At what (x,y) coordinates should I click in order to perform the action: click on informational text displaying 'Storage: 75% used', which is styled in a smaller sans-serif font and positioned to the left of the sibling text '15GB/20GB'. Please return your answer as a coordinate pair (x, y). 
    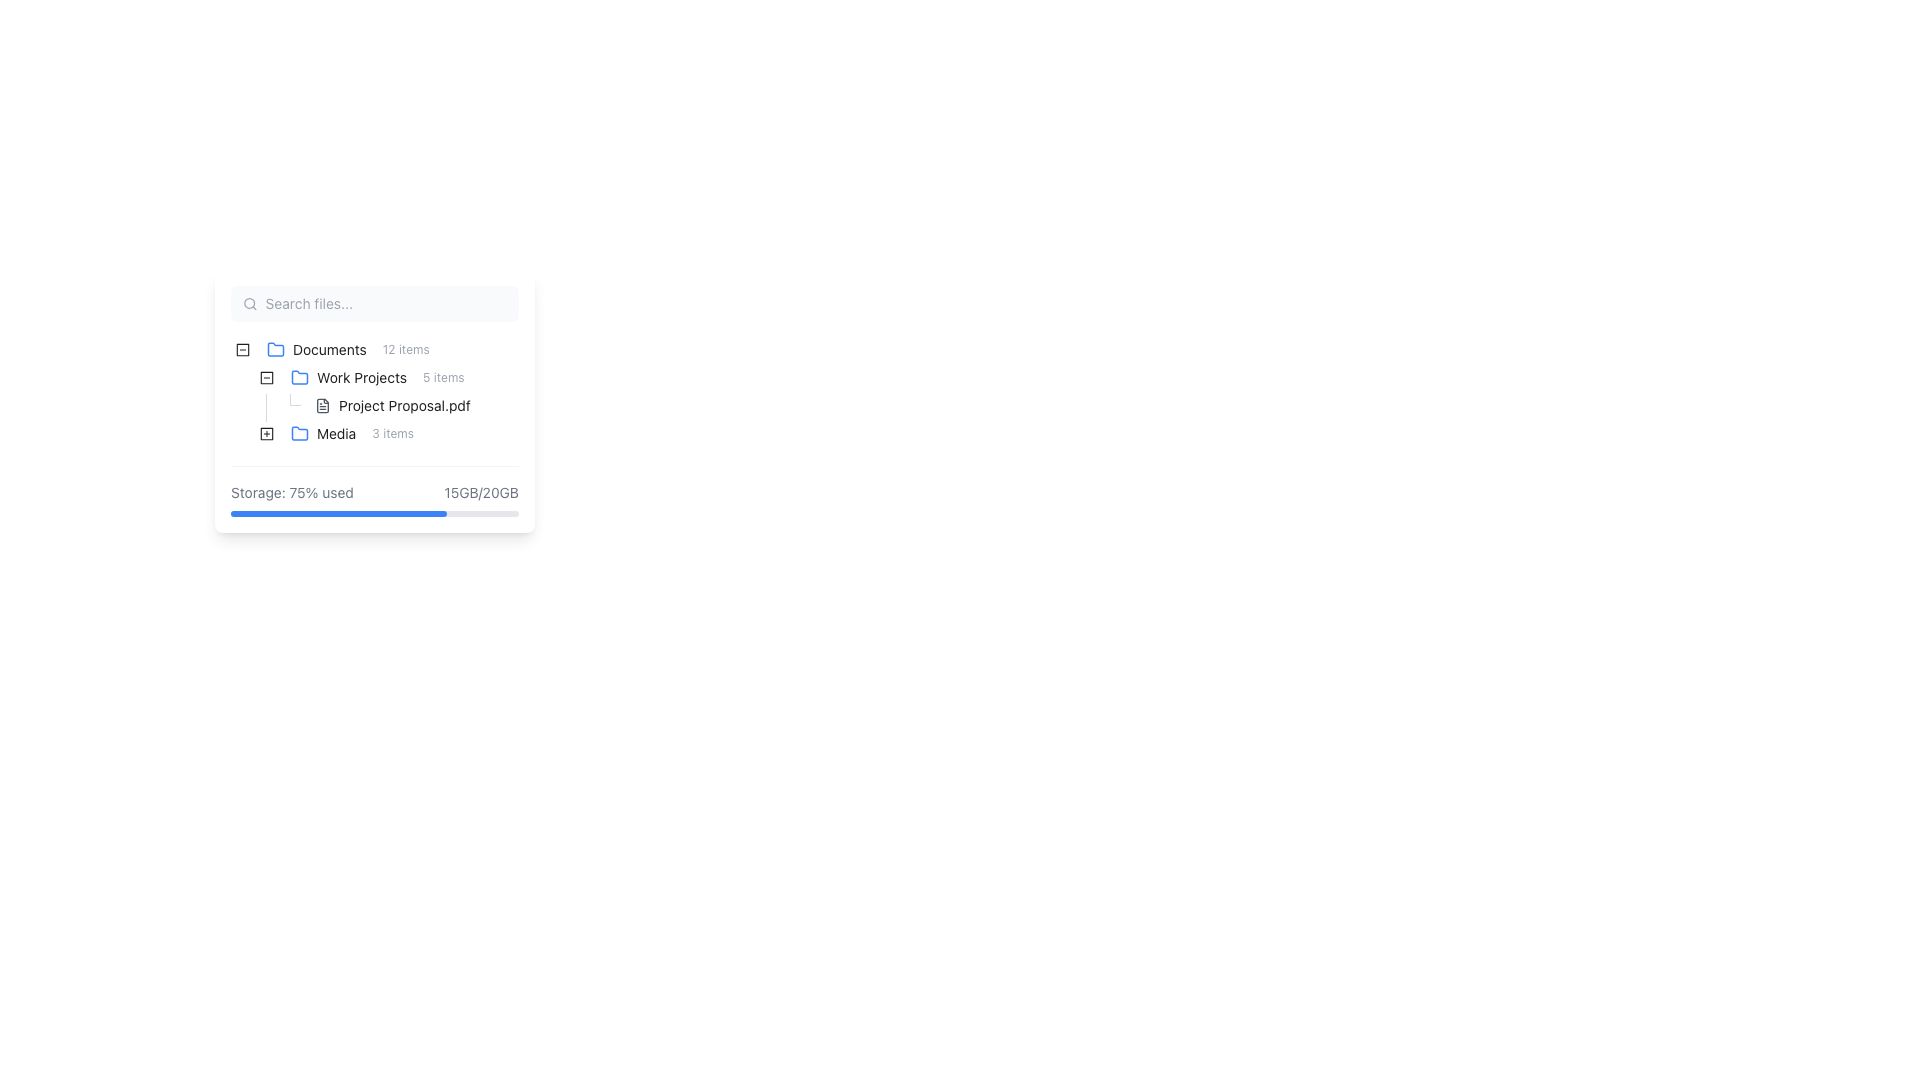
    Looking at the image, I should click on (291, 493).